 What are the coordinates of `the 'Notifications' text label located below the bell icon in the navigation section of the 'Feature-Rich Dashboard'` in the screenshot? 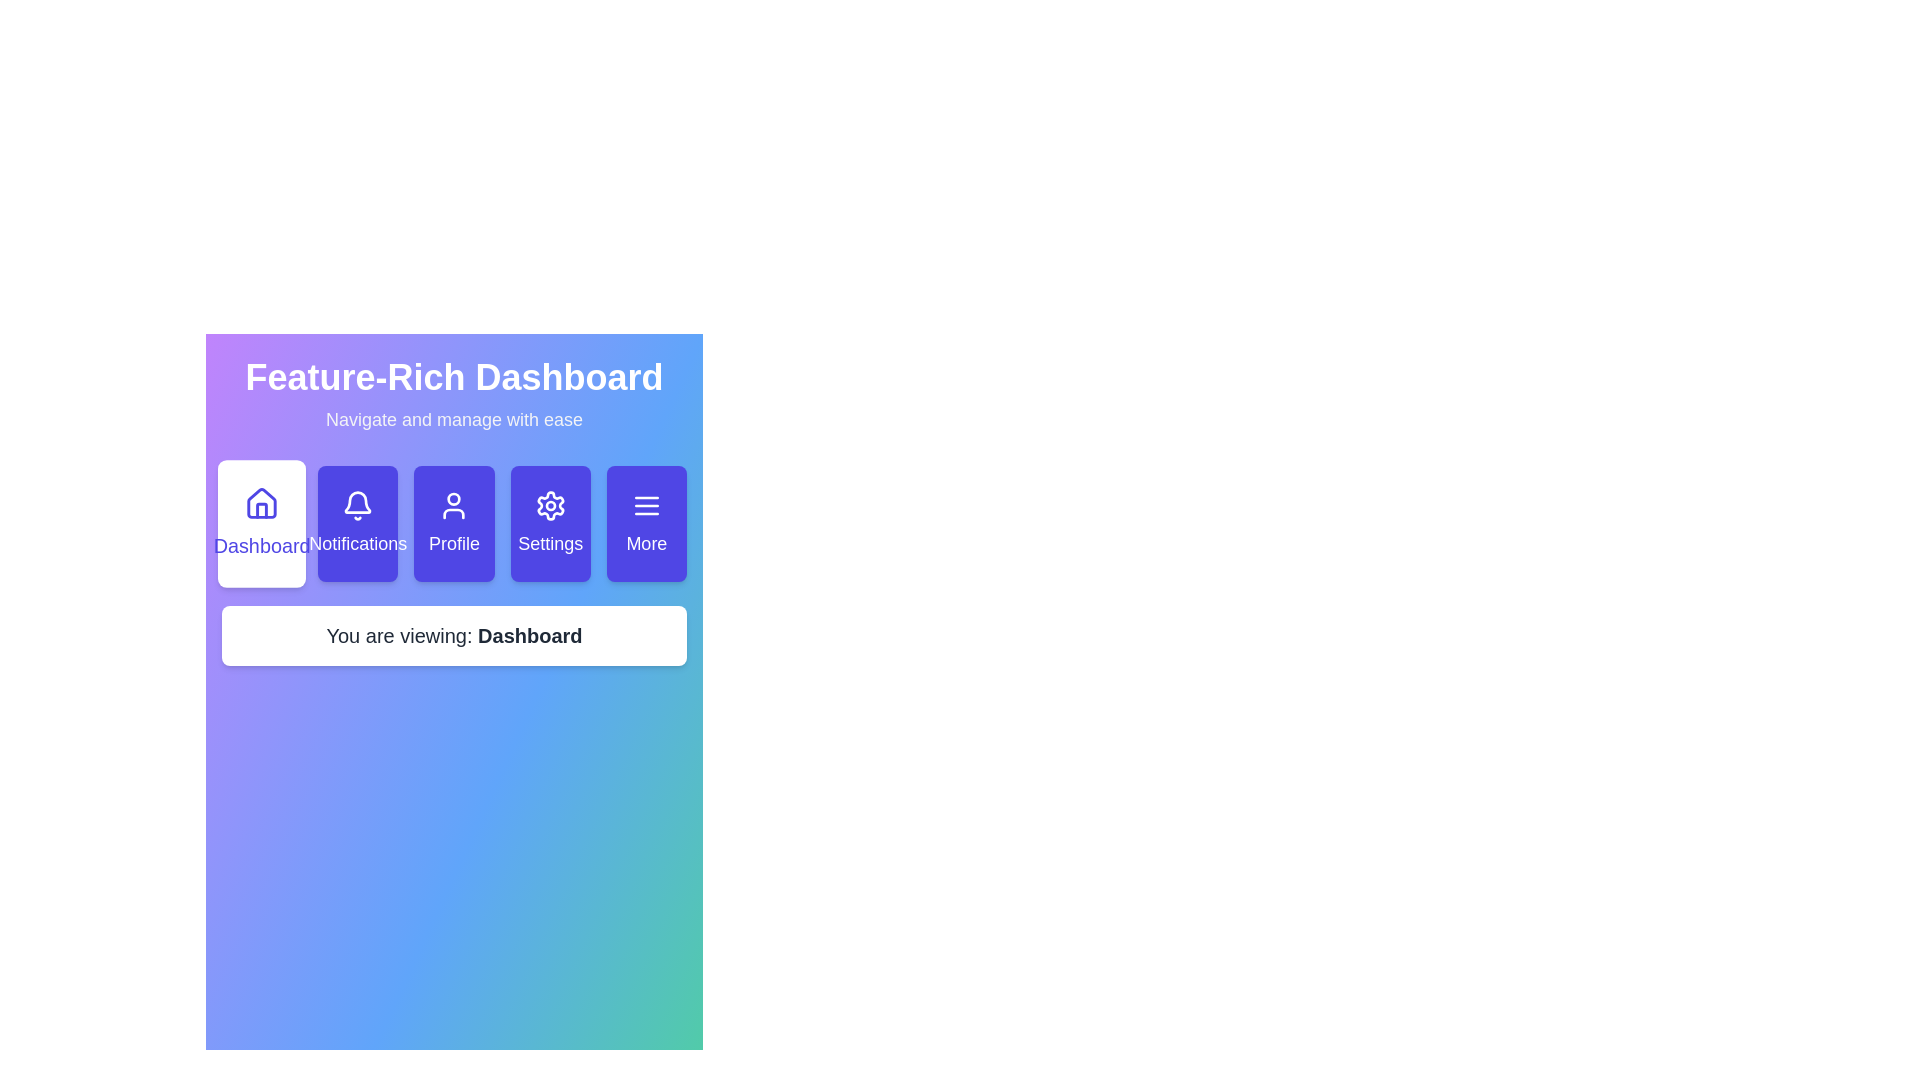 It's located at (358, 543).